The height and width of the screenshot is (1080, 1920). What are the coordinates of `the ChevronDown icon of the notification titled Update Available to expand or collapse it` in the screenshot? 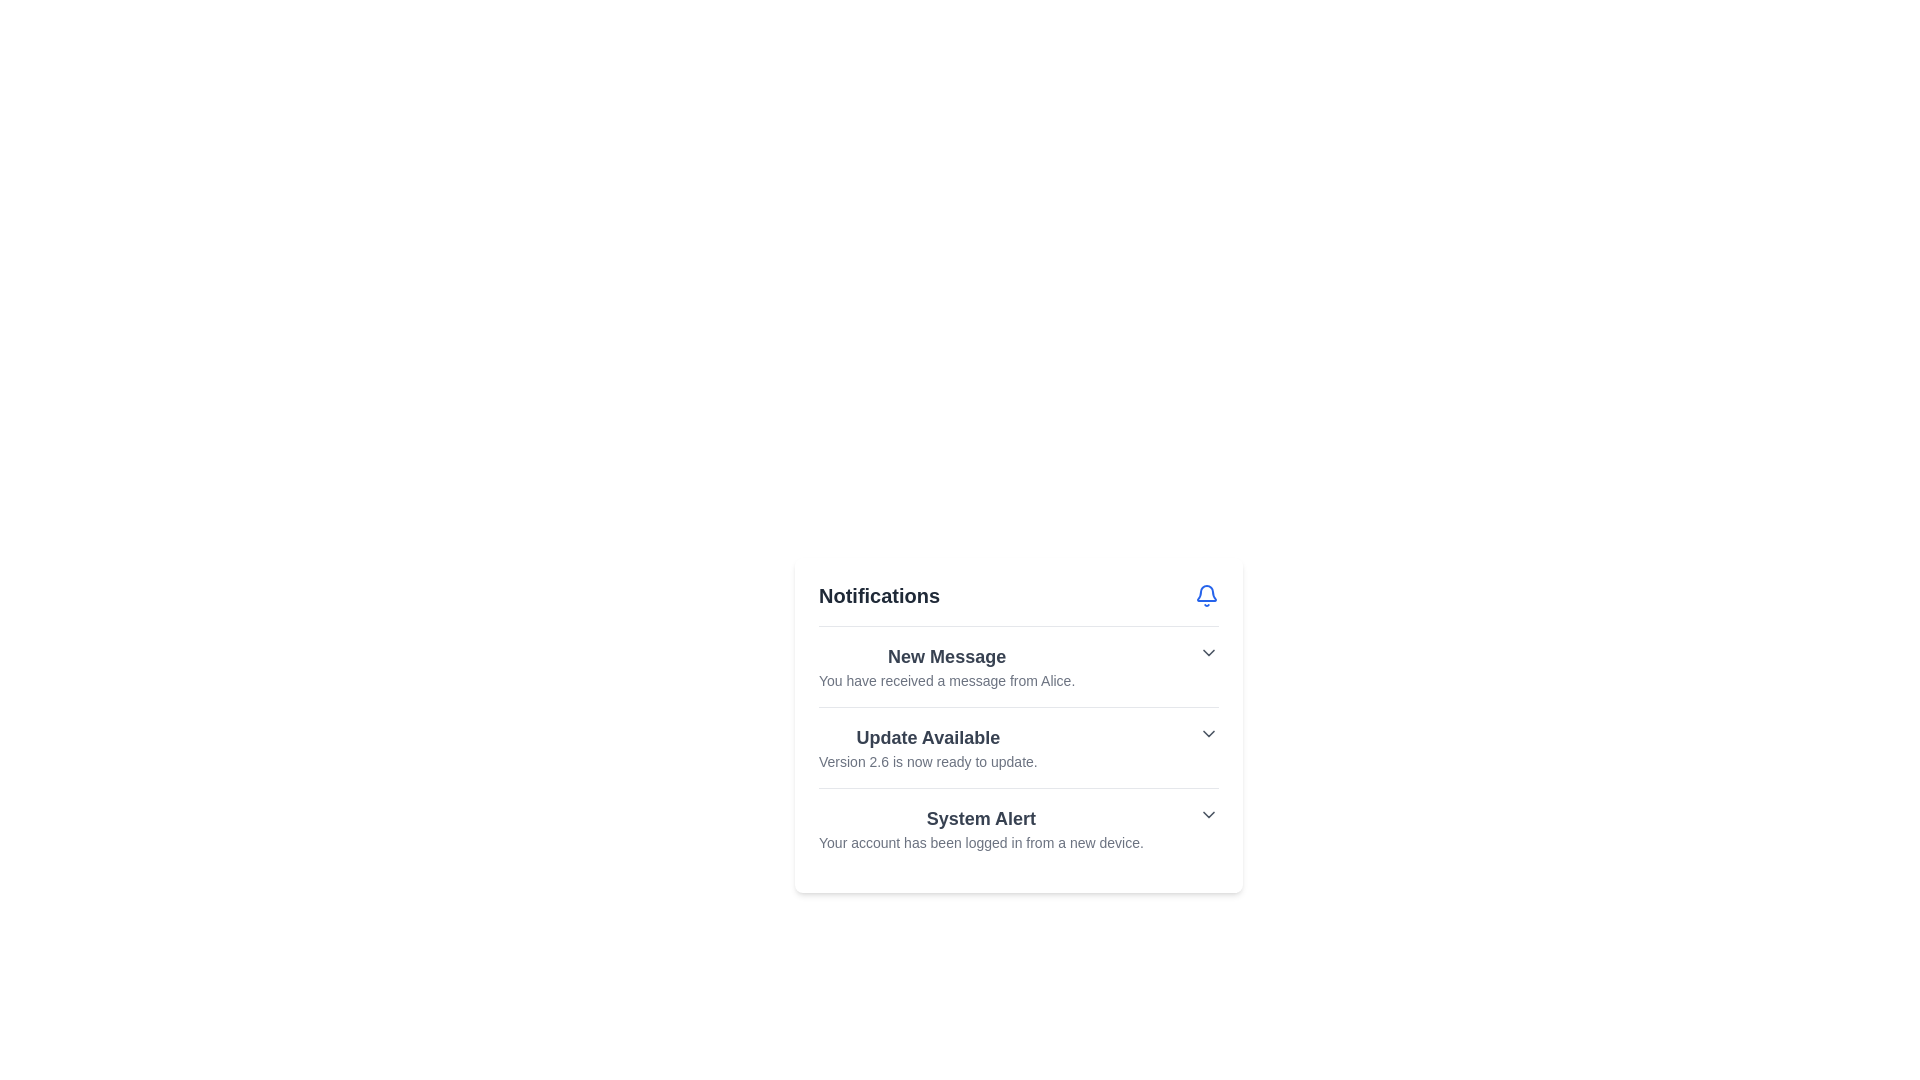 It's located at (1208, 733).